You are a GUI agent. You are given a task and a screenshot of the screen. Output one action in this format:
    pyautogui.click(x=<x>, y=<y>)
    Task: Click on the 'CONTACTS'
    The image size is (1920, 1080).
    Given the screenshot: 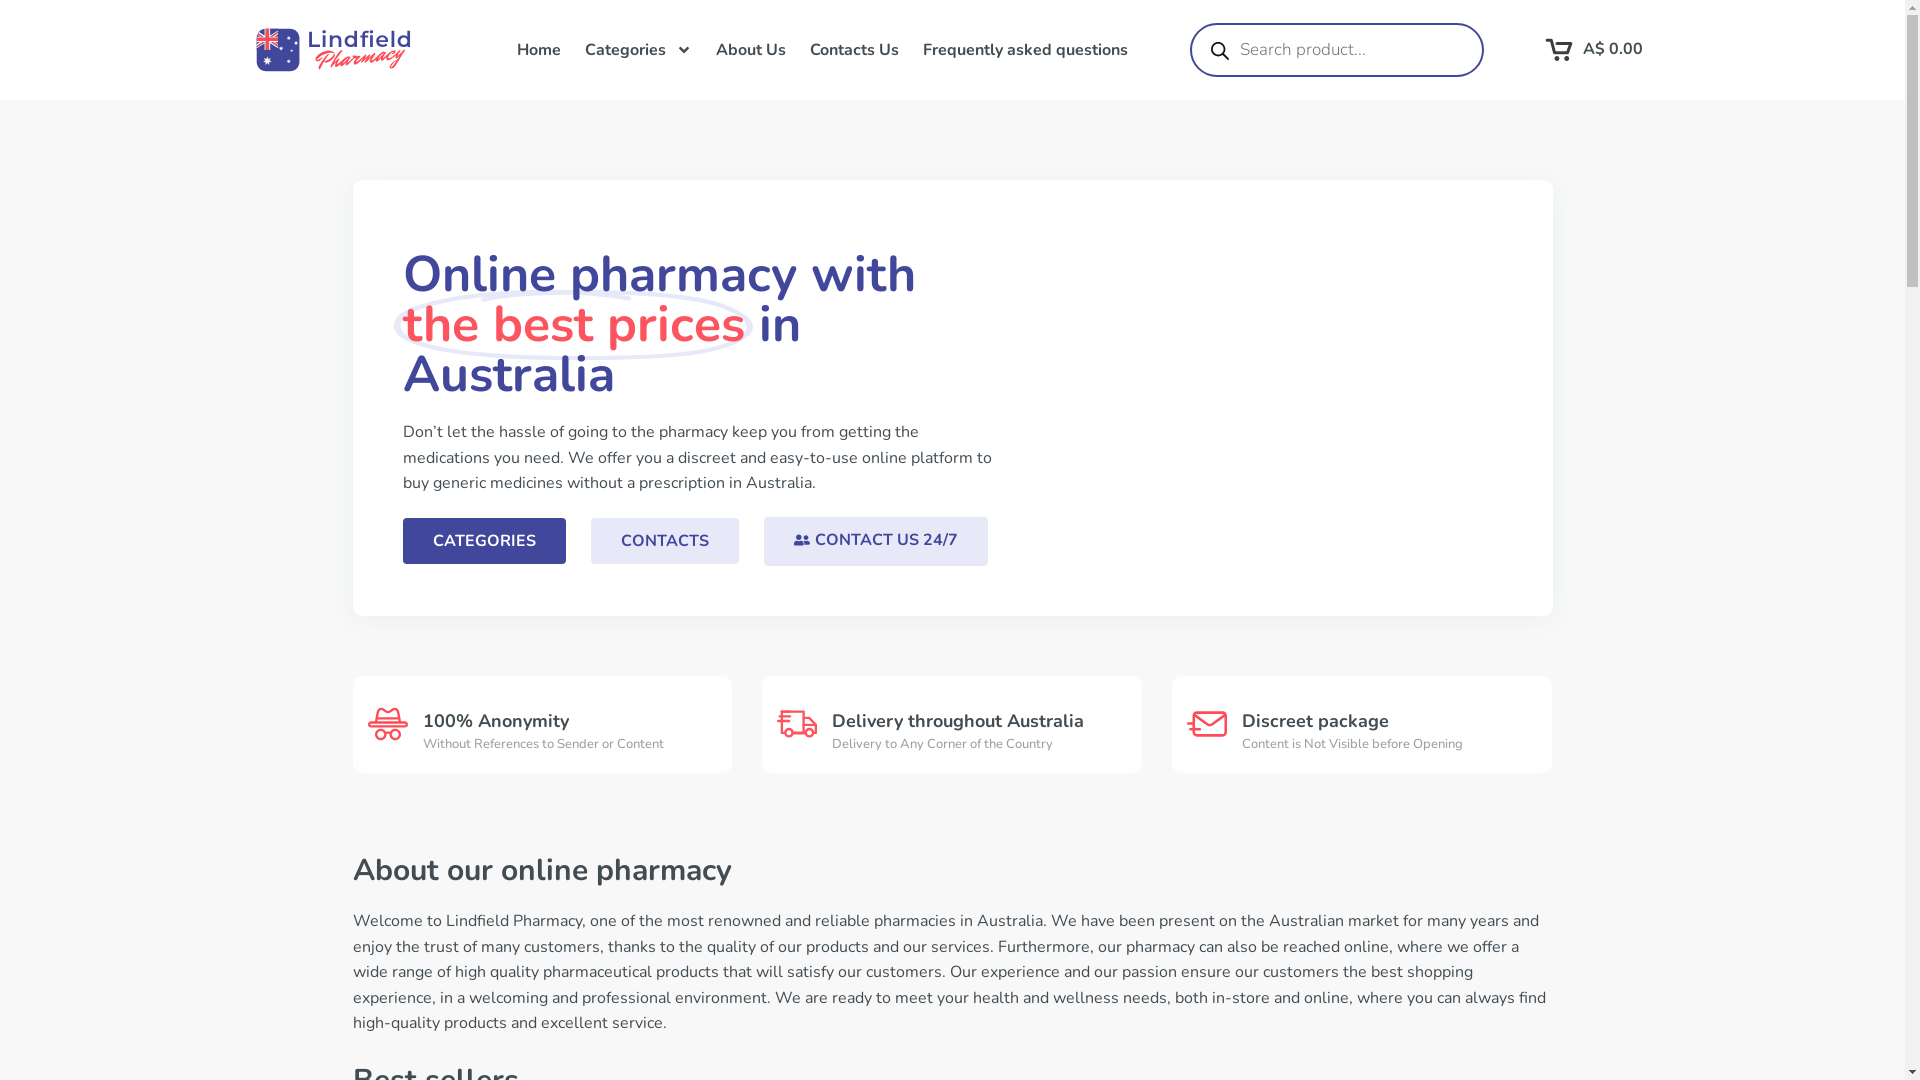 What is the action you would take?
    pyautogui.click(x=663, y=540)
    